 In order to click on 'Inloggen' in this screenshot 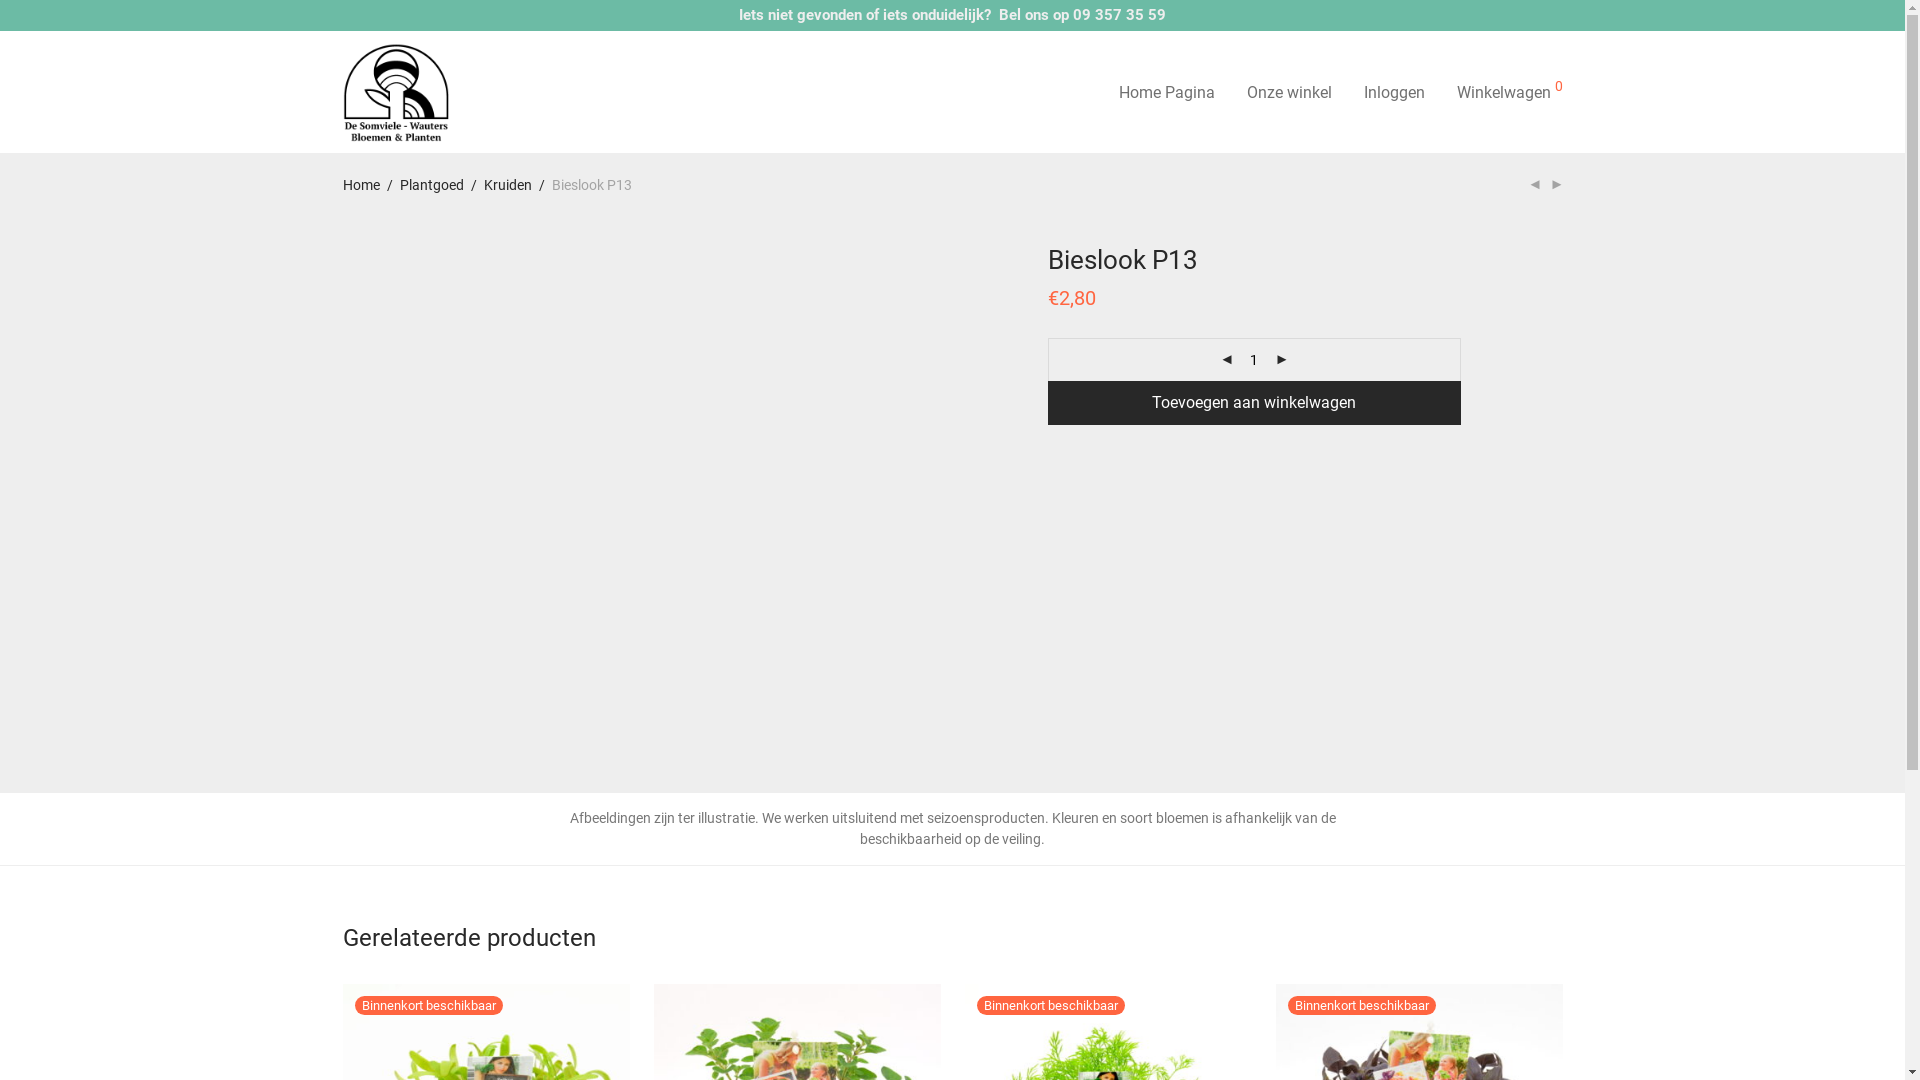, I will do `click(1348, 92)`.